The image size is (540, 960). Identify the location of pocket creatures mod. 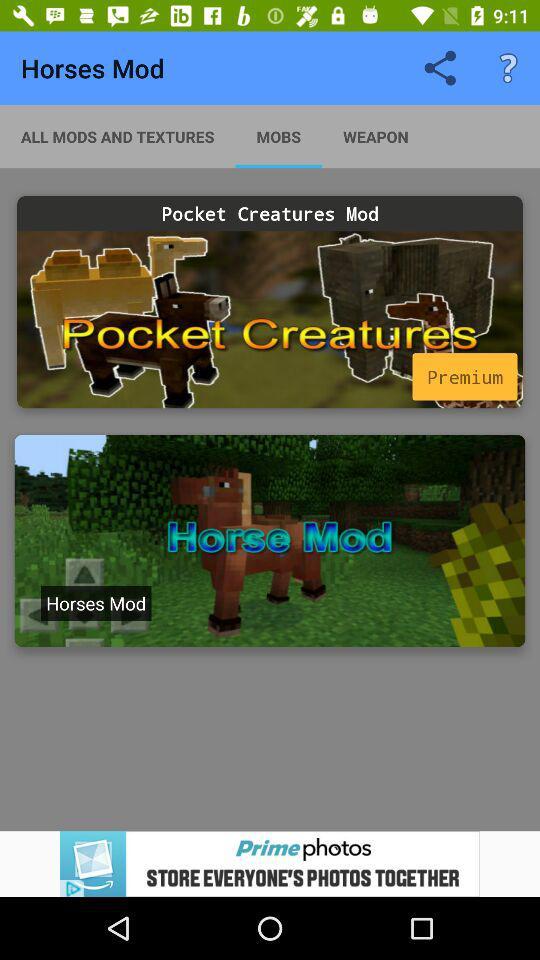
(270, 319).